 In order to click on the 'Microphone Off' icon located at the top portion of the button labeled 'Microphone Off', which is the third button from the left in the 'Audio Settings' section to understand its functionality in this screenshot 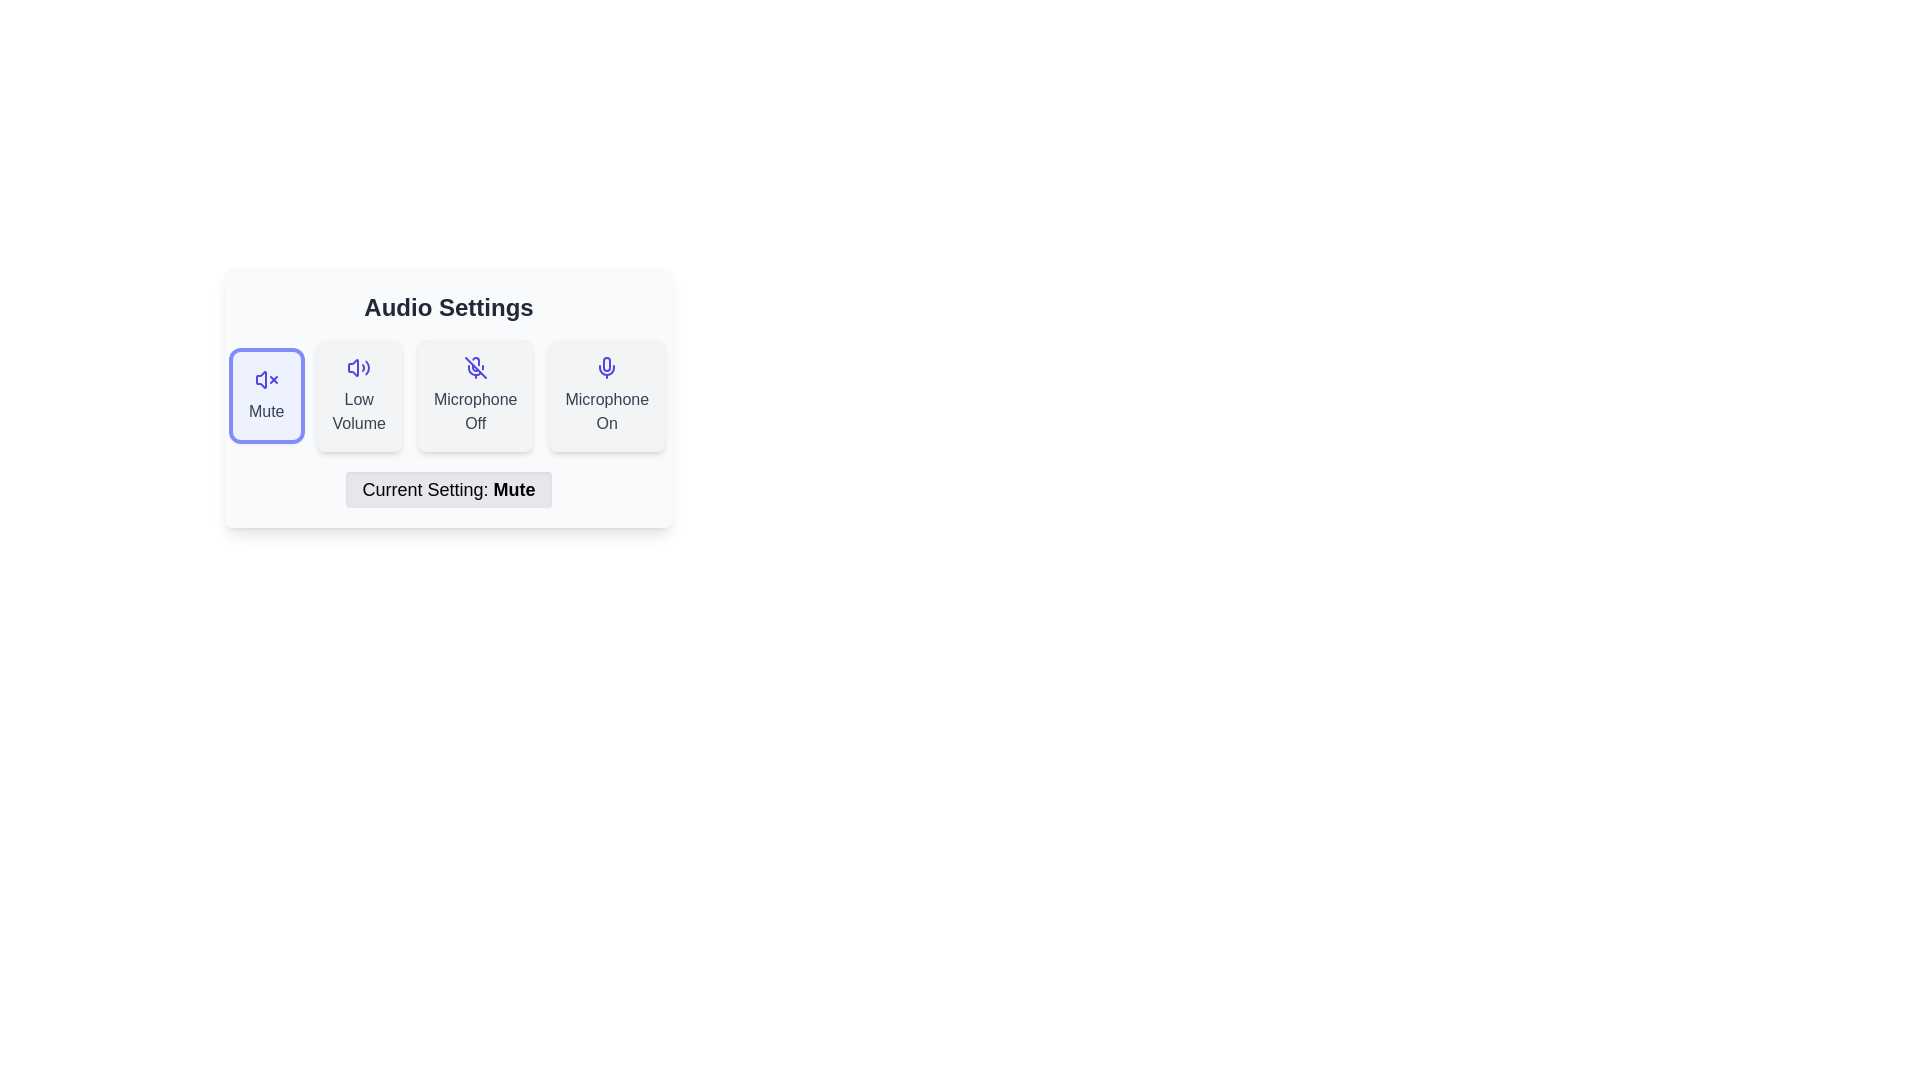, I will do `click(474, 367)`.